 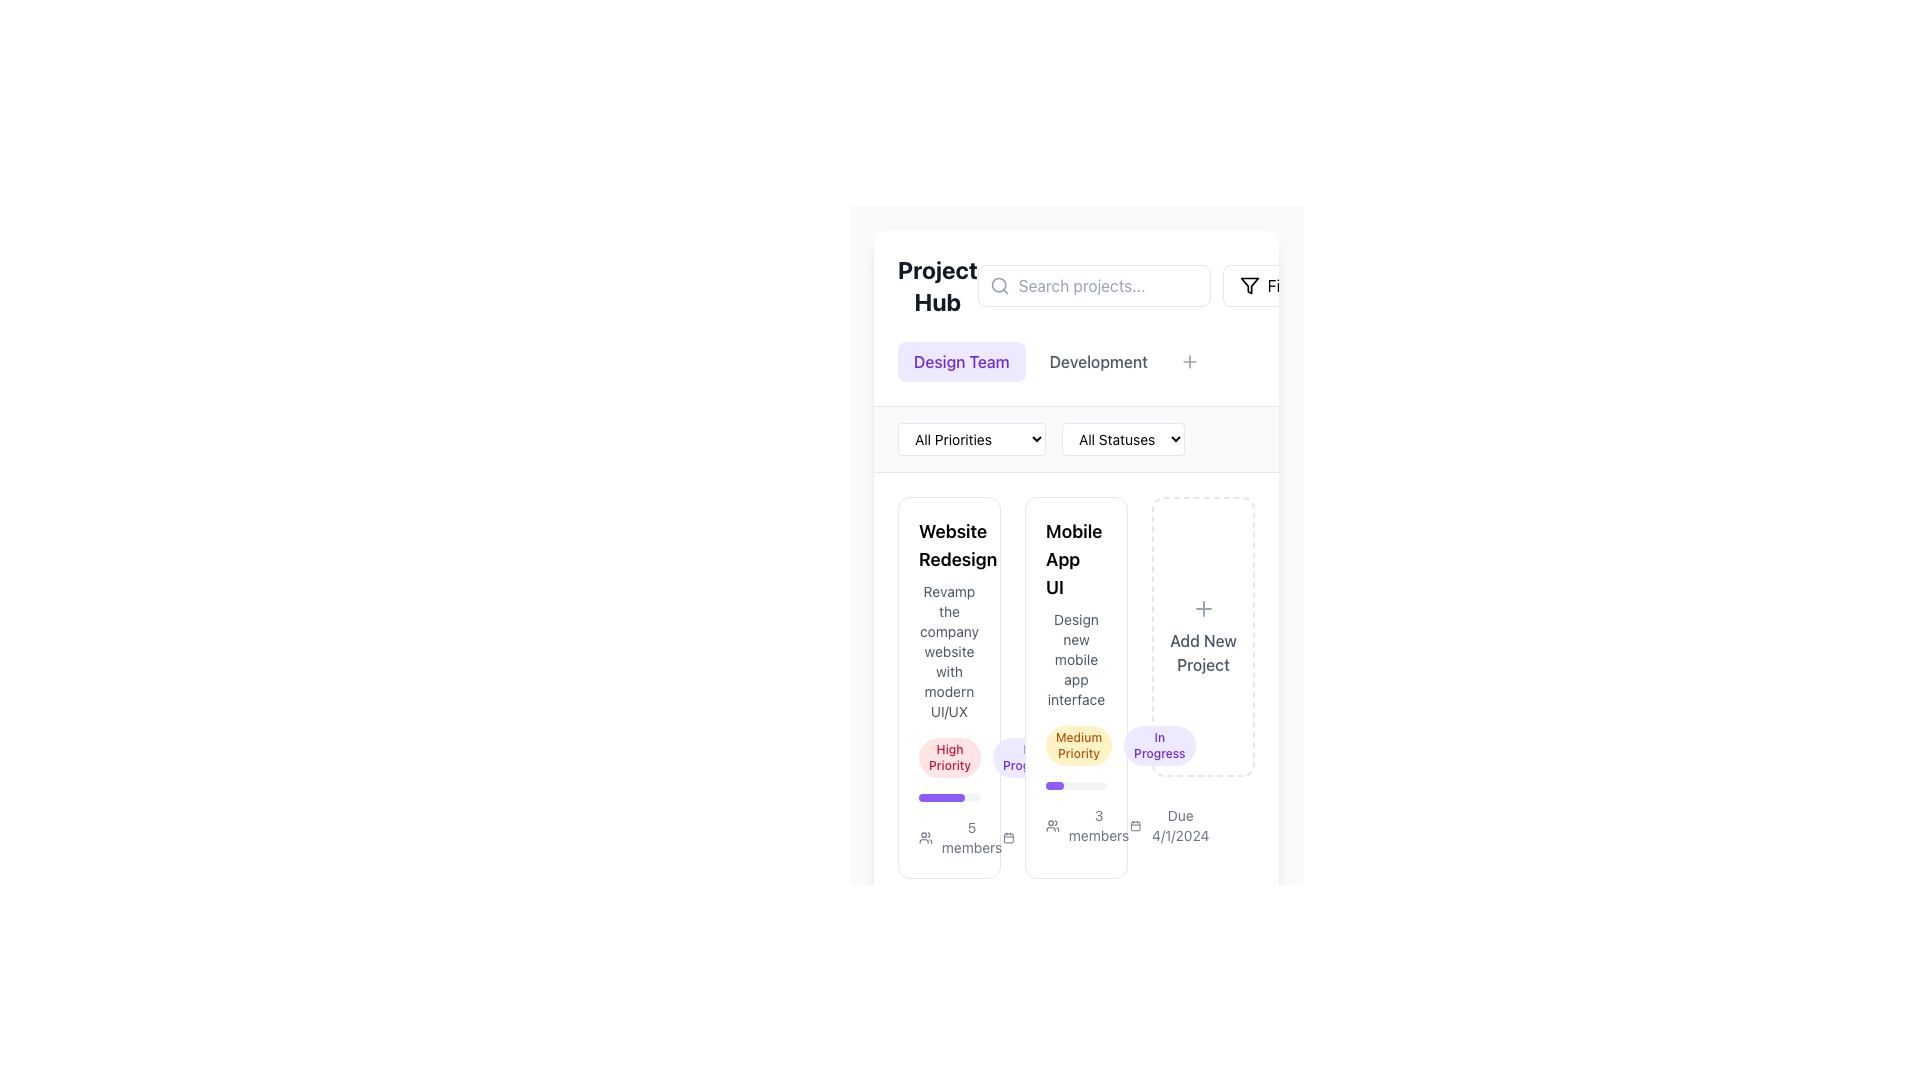 I want to click on the text label that indicates the number of team members for the 'Website Redesign' project, located in the bottom section of the card interface adjacent to a group icon, so click(x=972, y=837).